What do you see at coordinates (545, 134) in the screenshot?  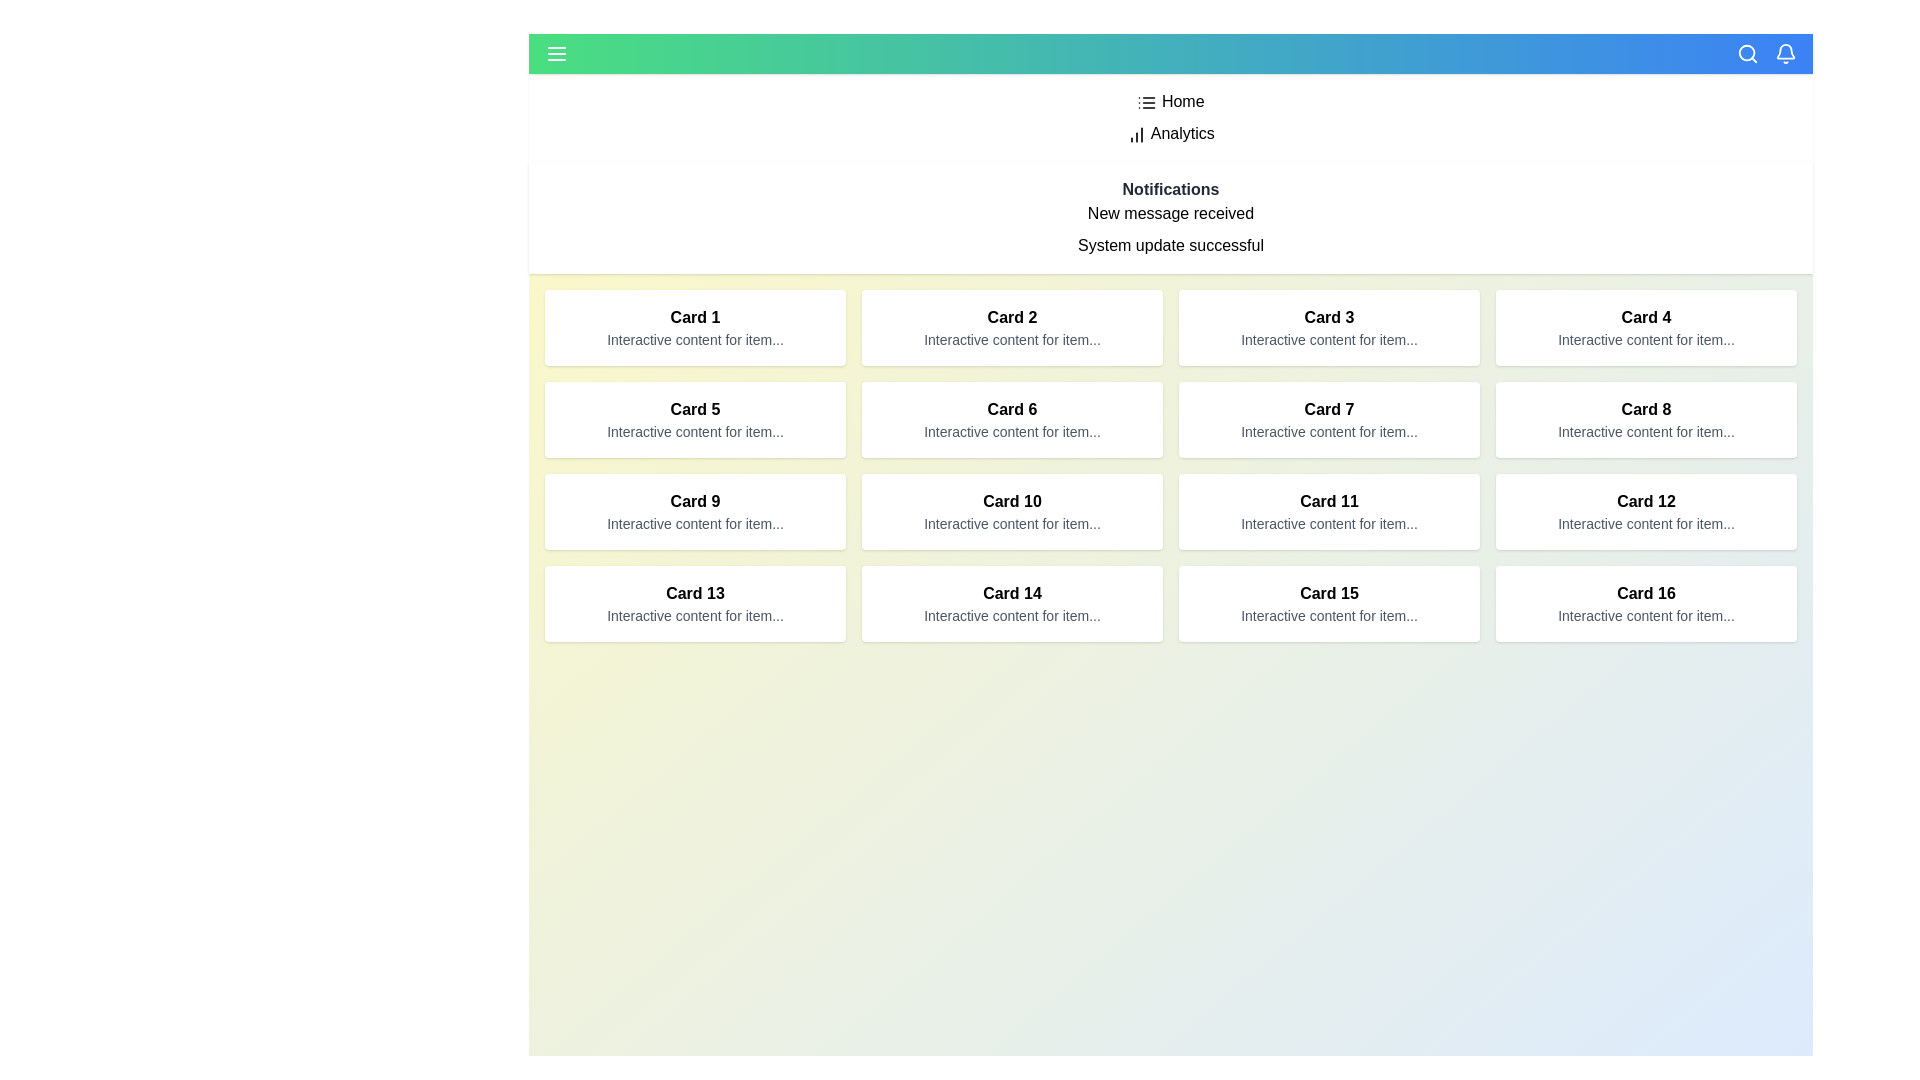 I see `the menu item Analytics from the app bar` at bounding box center [545, 134].